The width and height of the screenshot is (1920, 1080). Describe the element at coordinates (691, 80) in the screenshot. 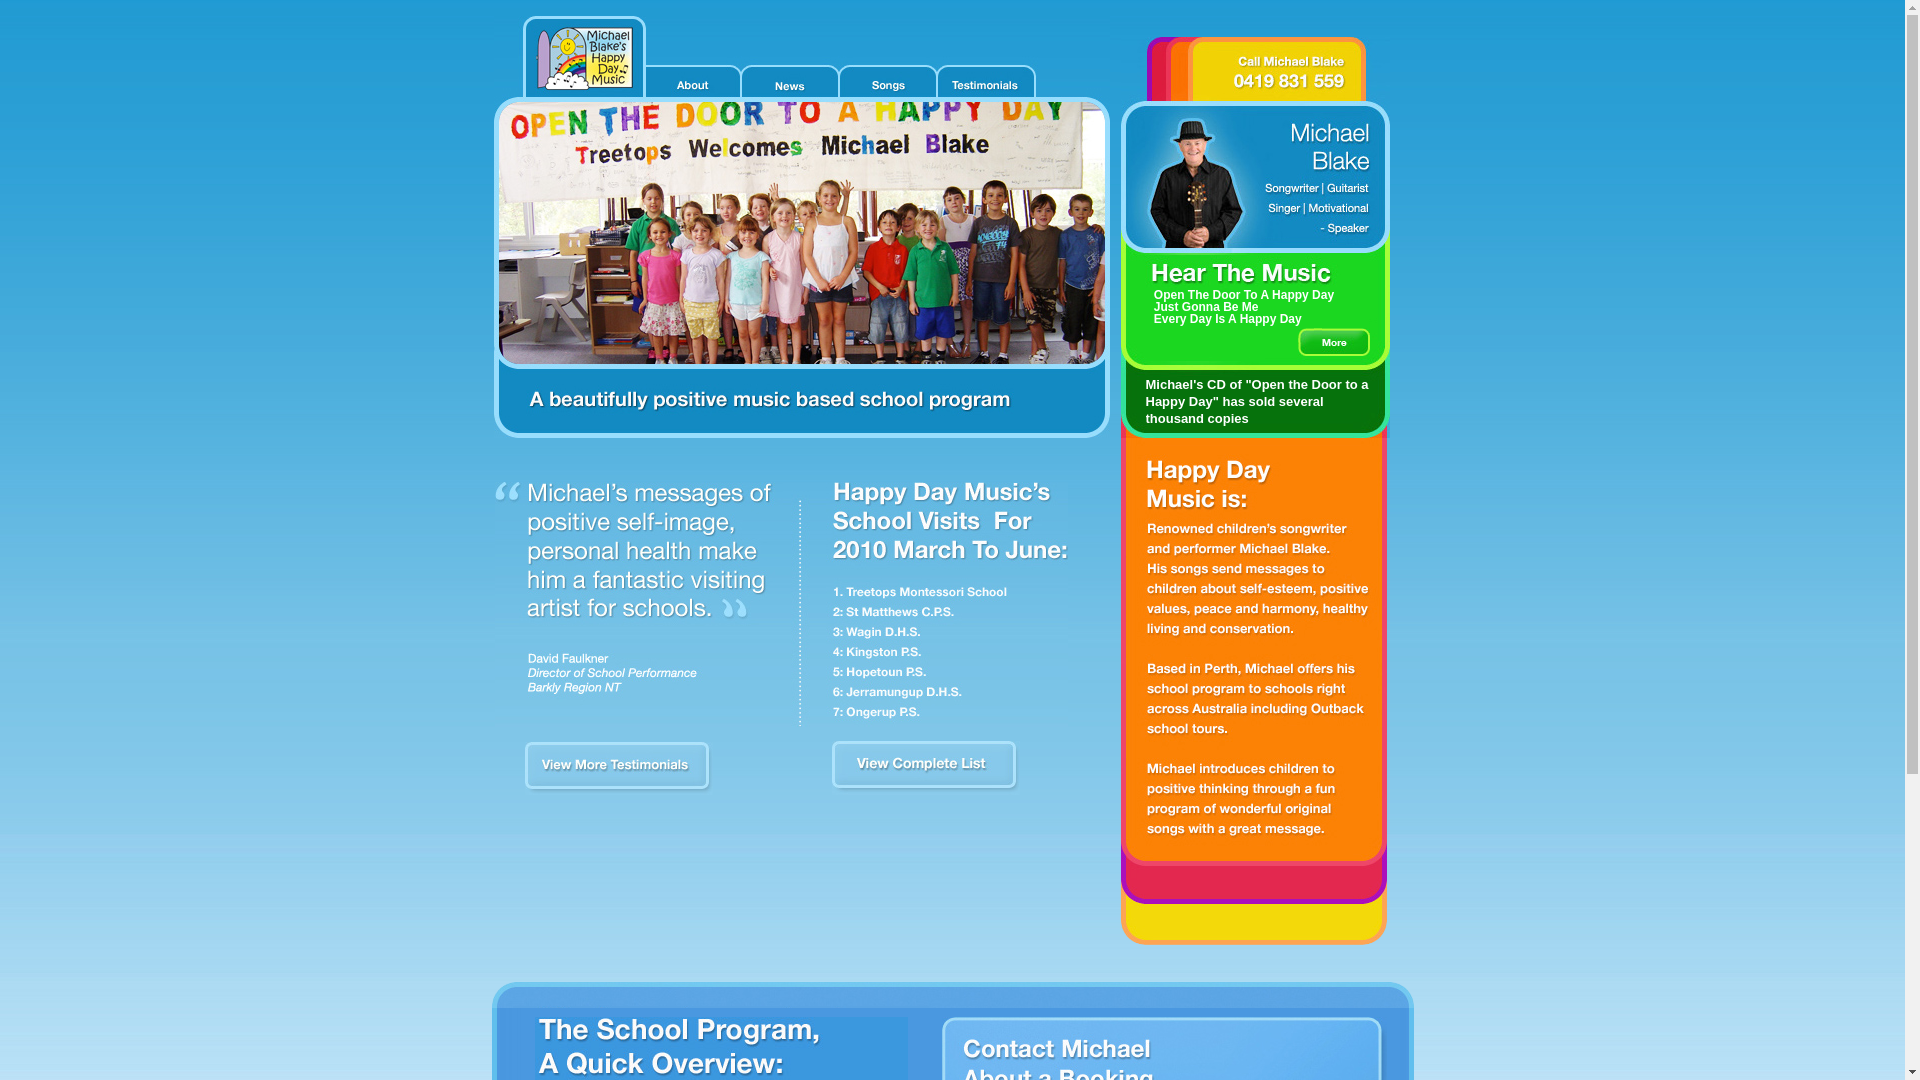

I see `'About'` at that location.